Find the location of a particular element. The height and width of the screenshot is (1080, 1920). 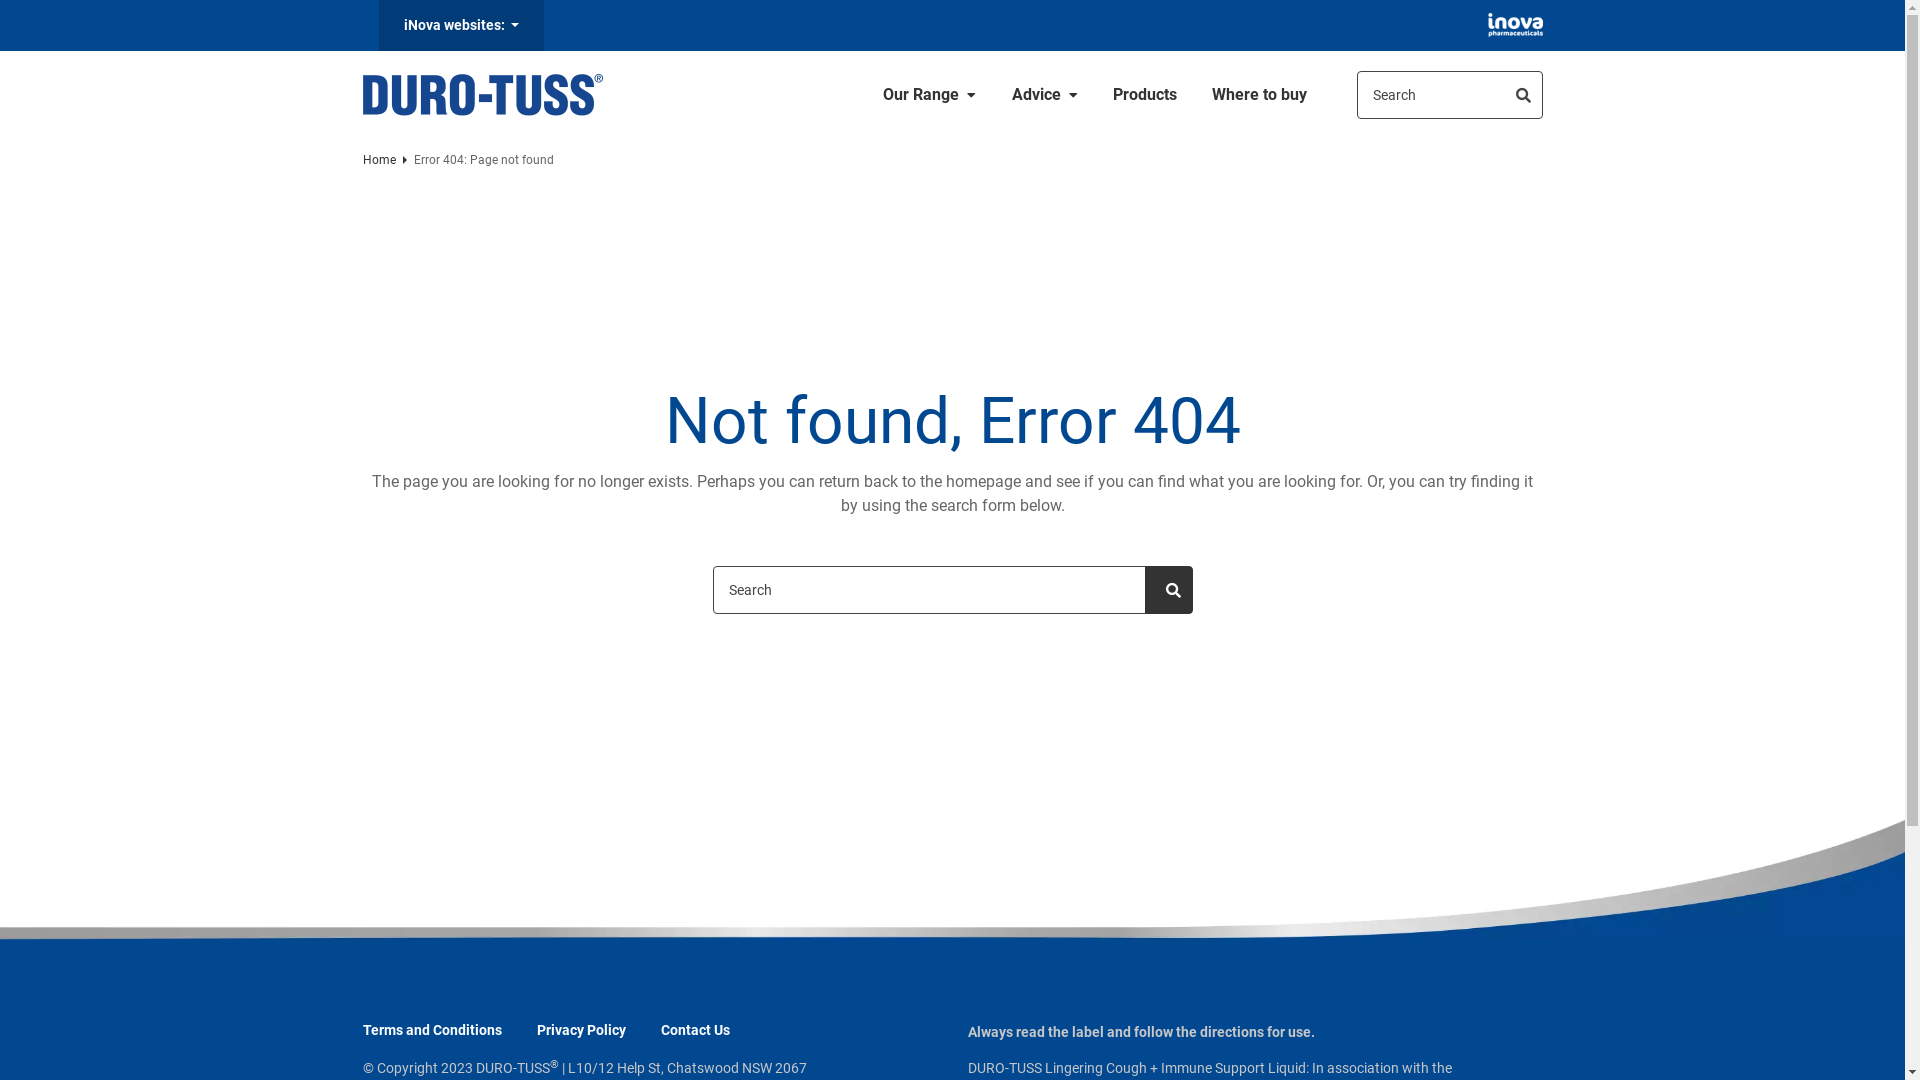

'Terms and Conditions' is located at coordinates (430, 1029).